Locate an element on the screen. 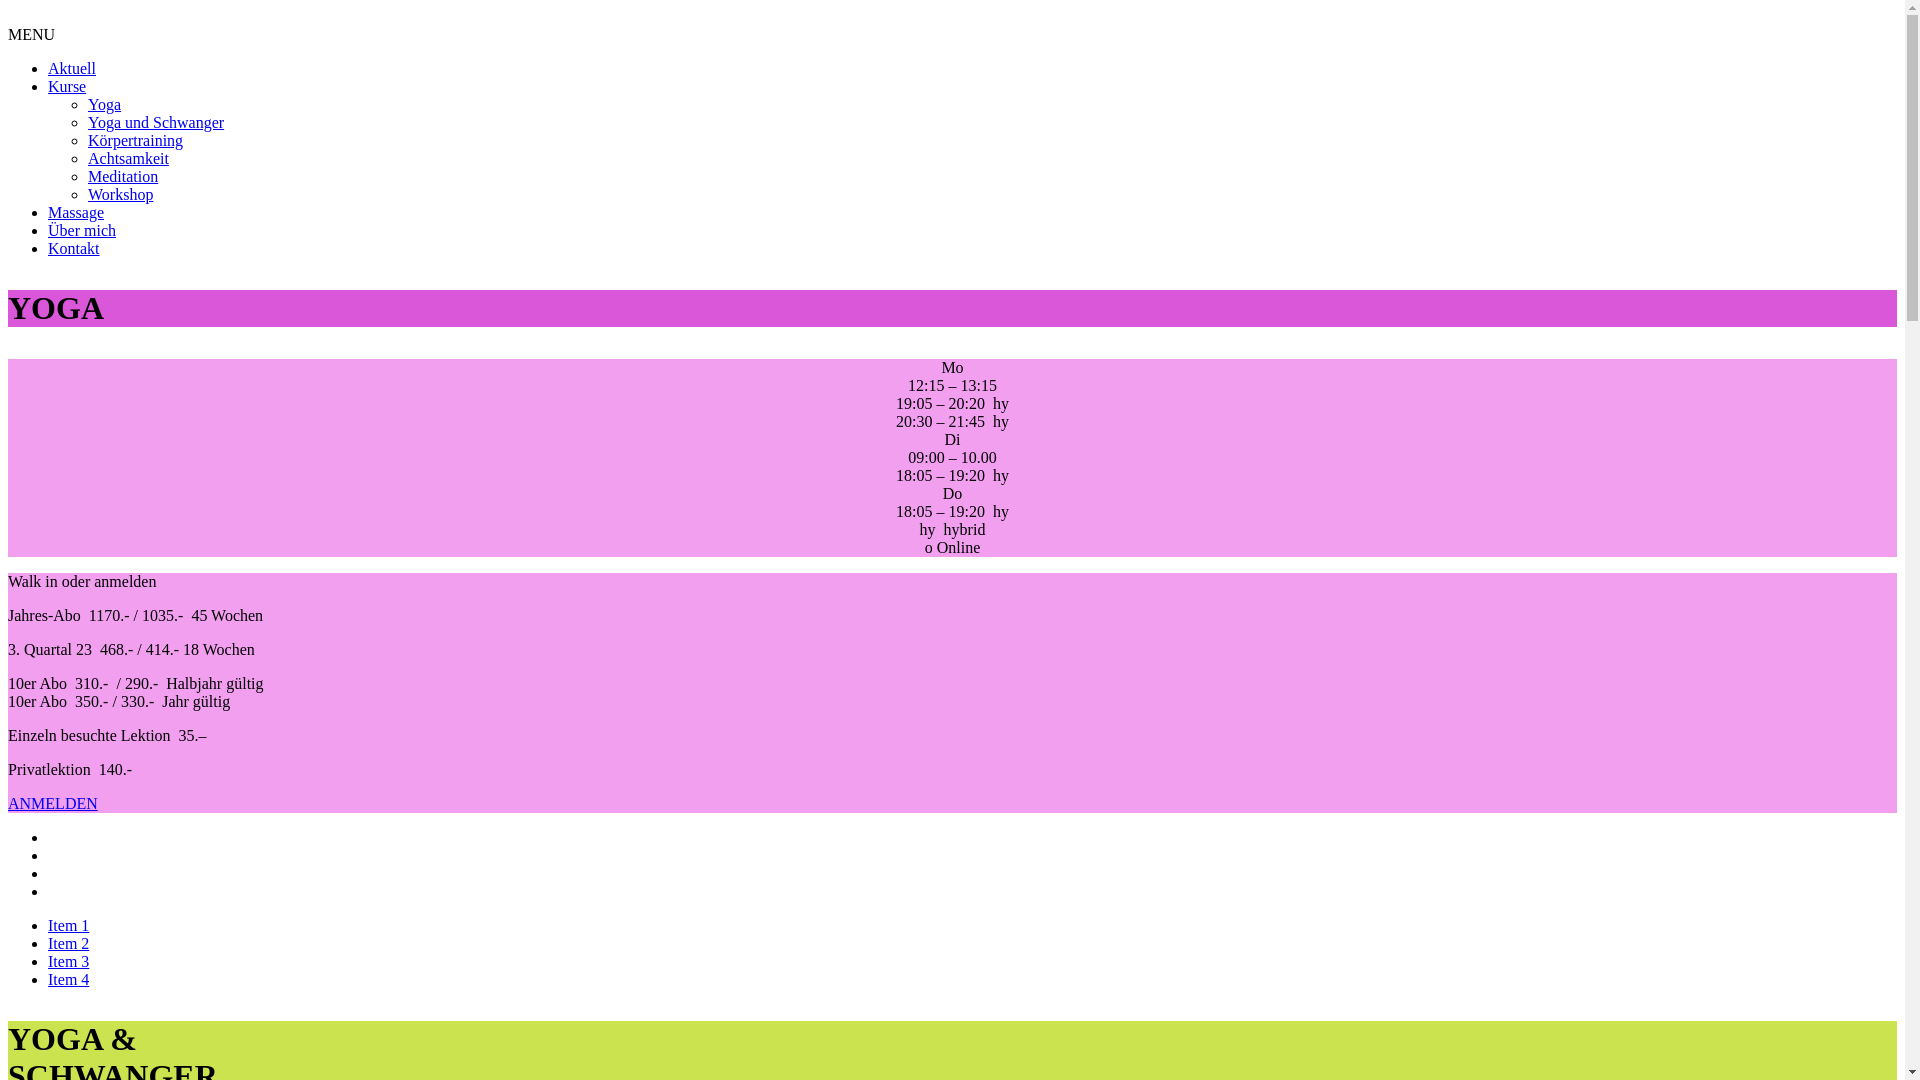 The image size is (1920, 1080). 'Massage' is located at coordinates (76, 212).